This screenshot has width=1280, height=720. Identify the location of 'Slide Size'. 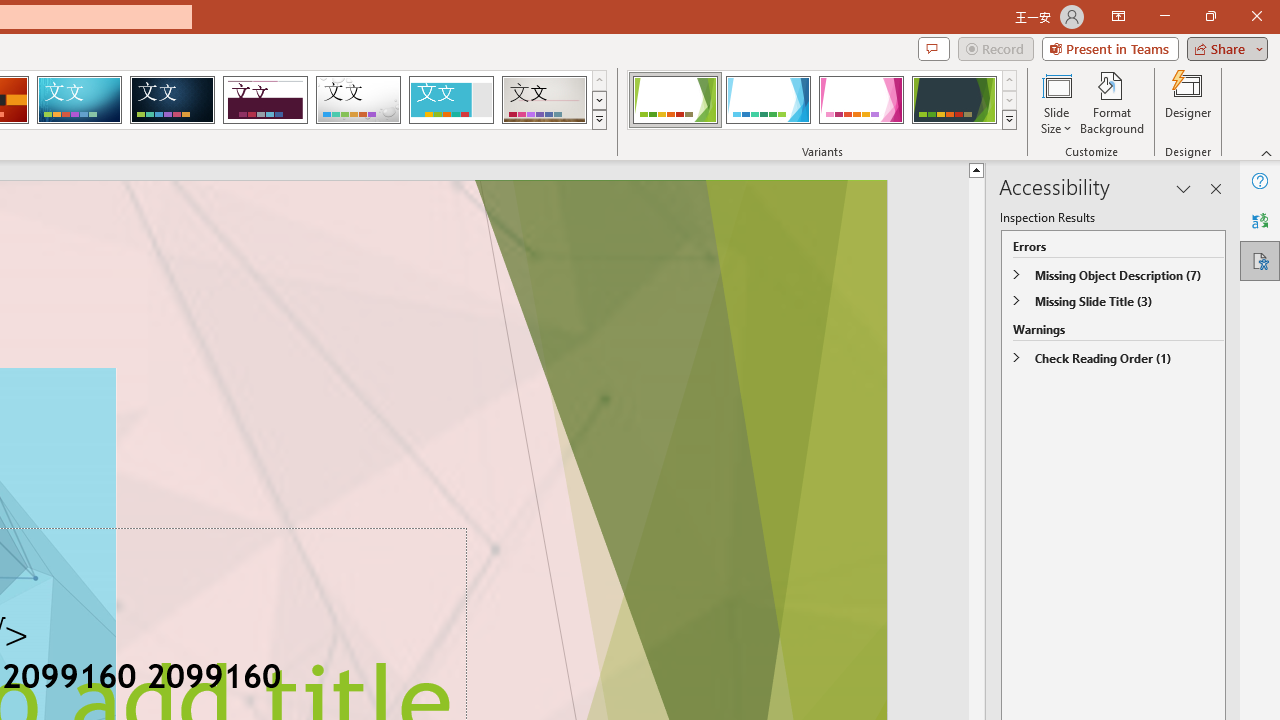
(1055, 103).